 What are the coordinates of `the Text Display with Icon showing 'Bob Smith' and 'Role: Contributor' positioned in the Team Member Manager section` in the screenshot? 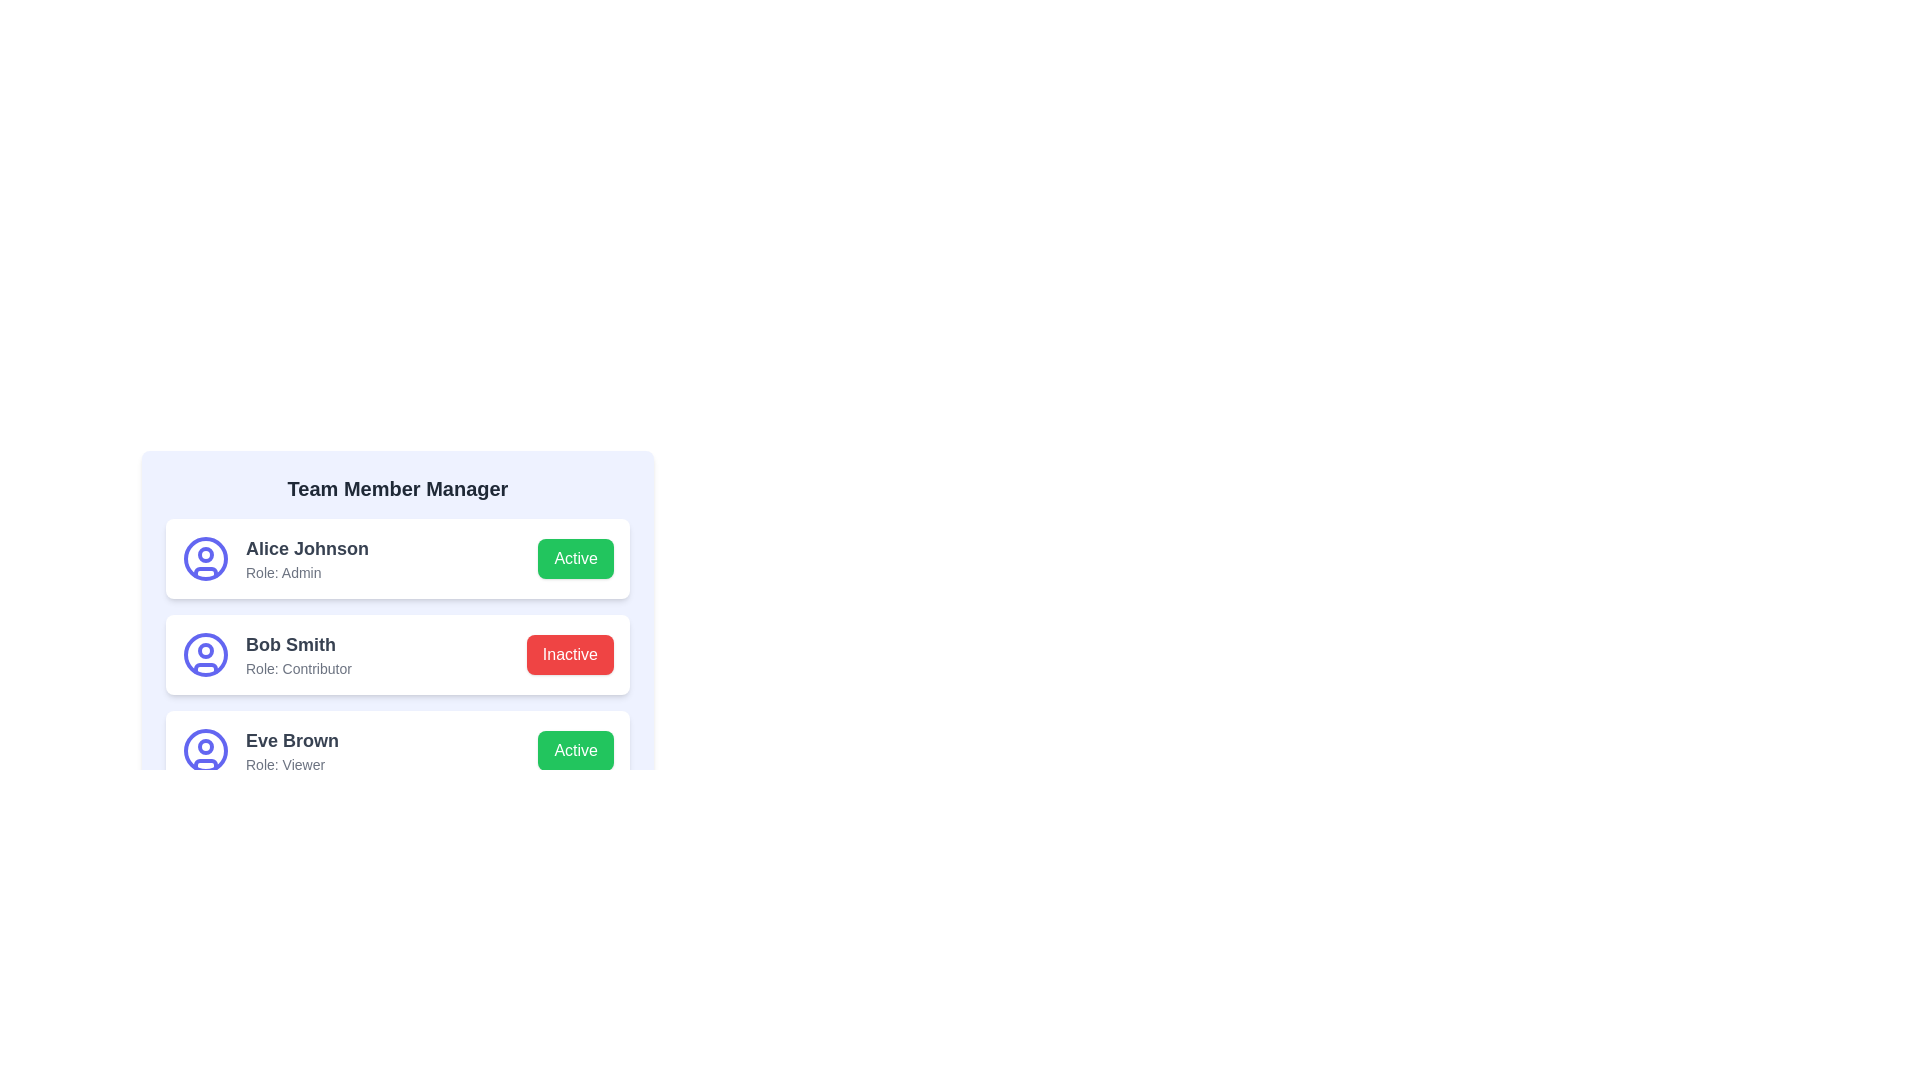 It's located at (265, 655).